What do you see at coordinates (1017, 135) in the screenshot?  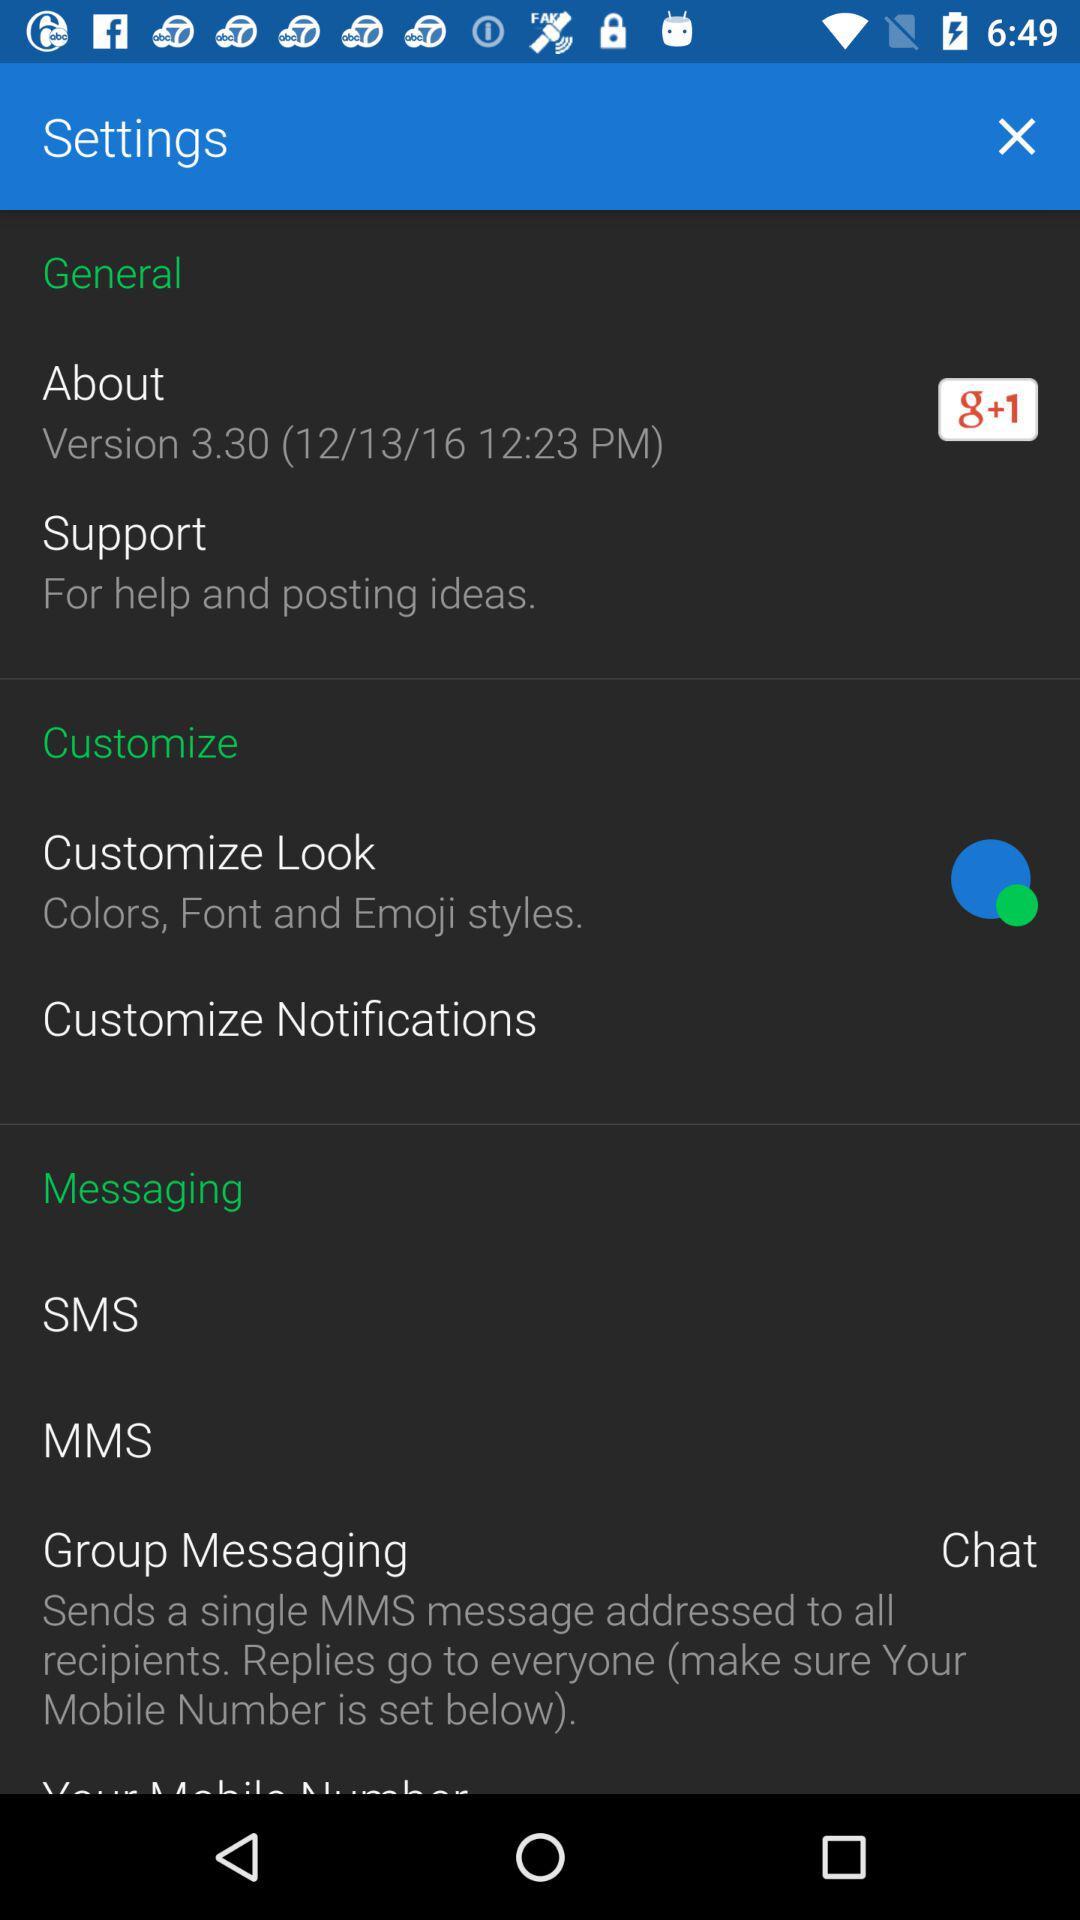 I see `the close icon` at bounding box center [1017, 135].